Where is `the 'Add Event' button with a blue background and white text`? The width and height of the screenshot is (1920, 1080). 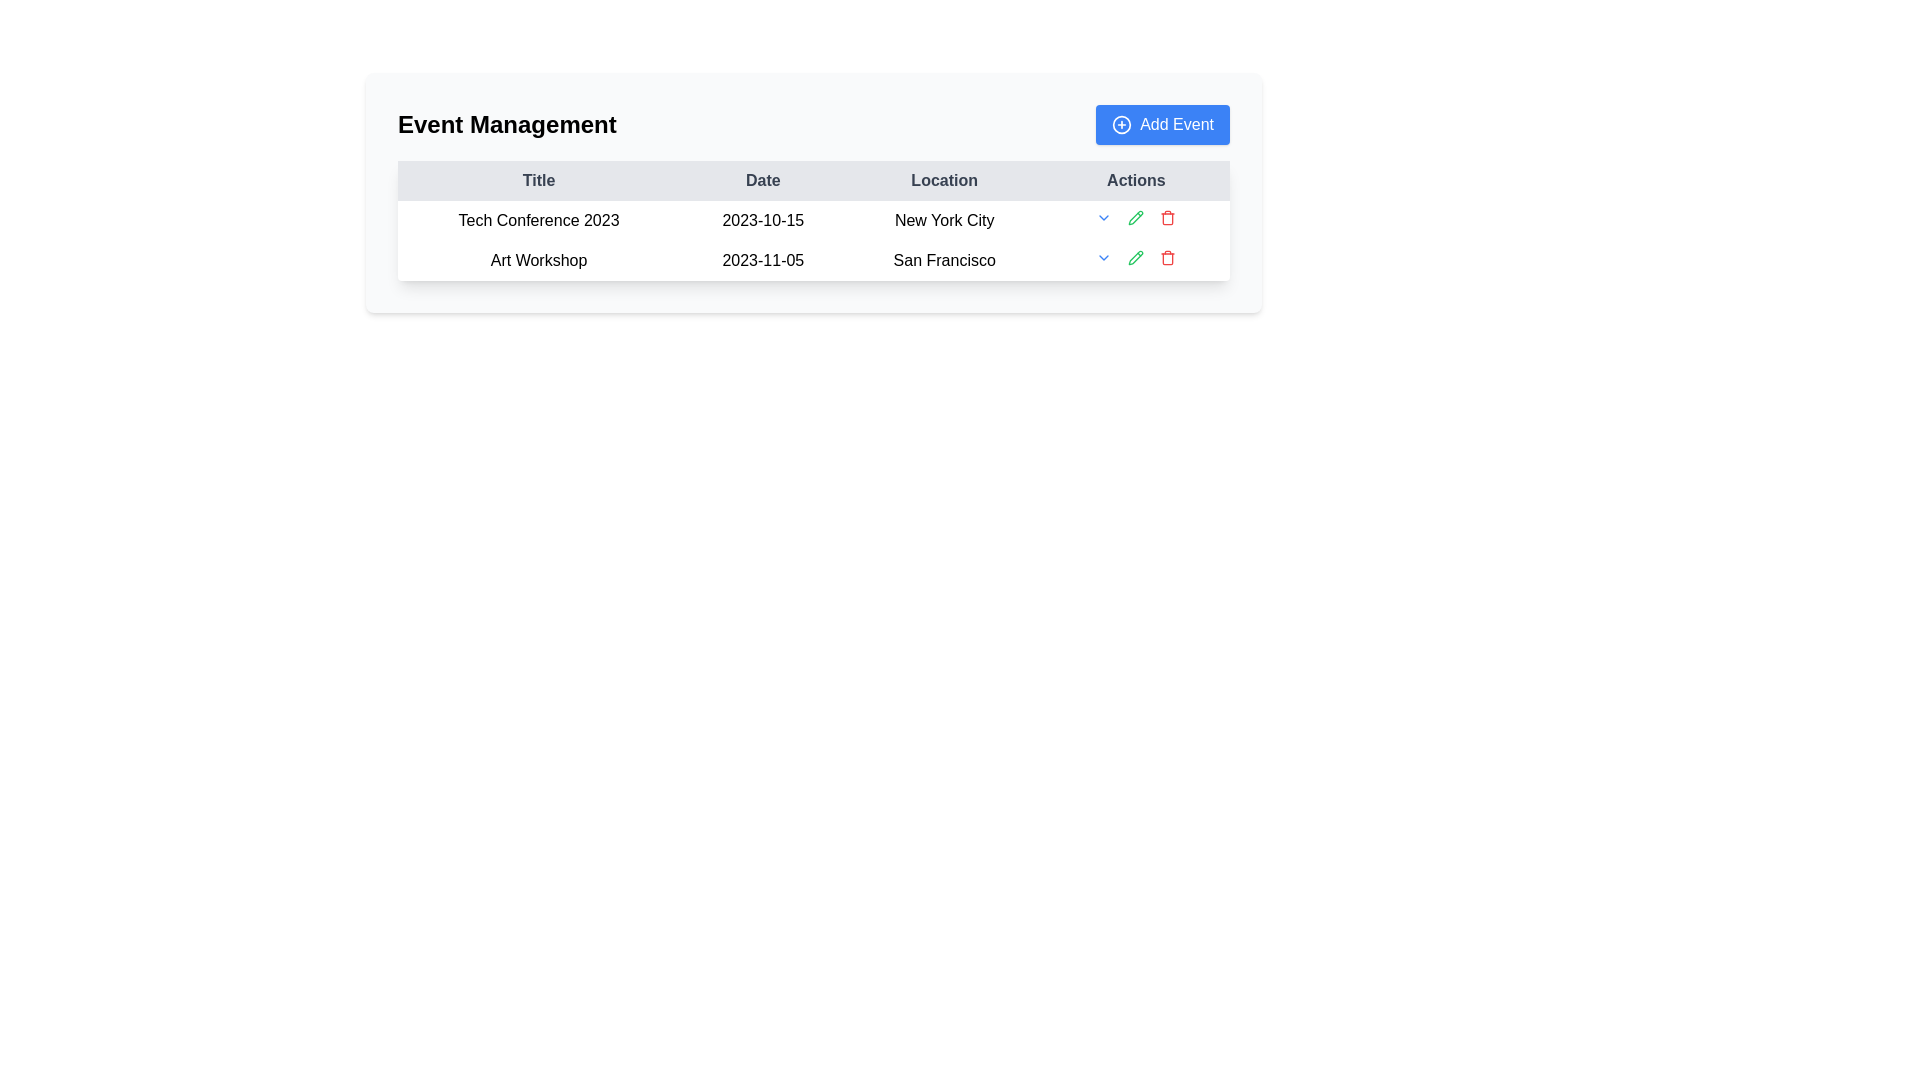
the 'Add Event' button with a blue background and white text is located at coordinates (1163, 124).